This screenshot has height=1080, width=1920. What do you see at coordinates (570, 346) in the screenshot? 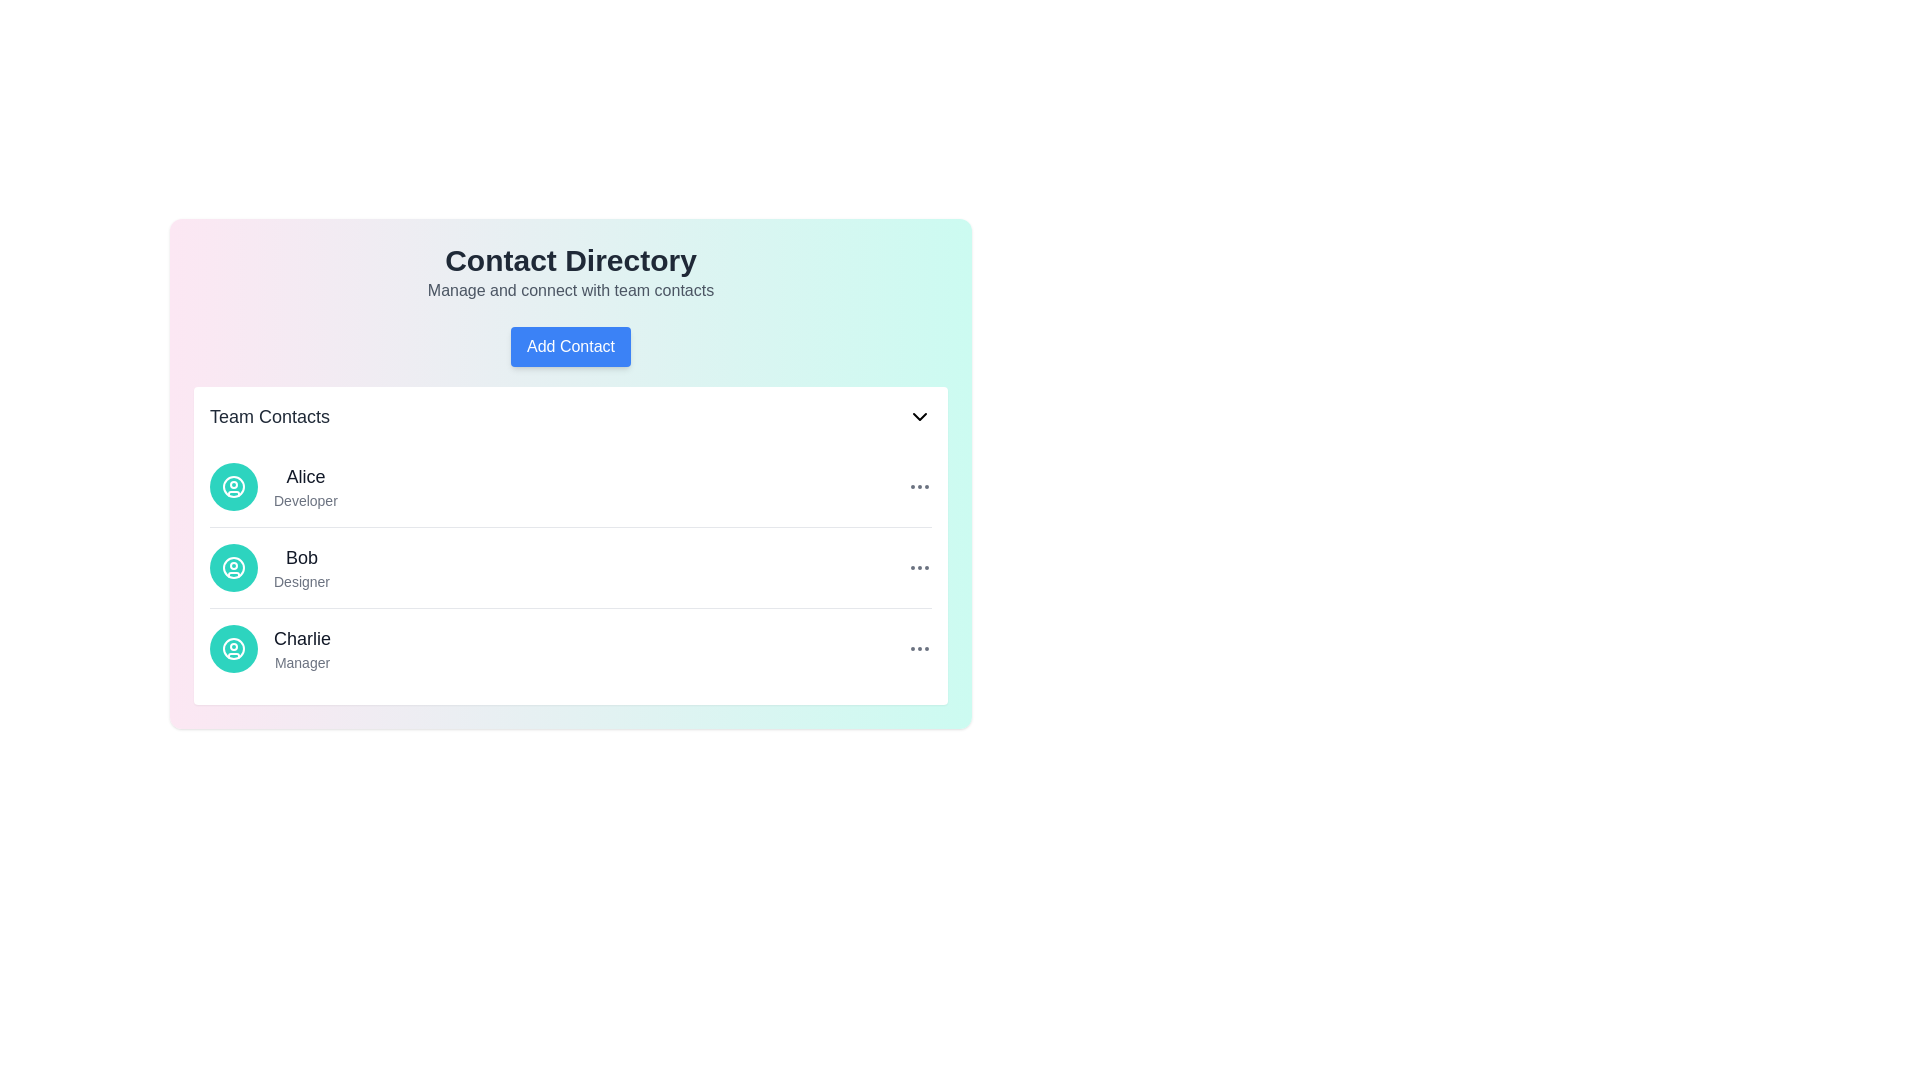
I see `the button for adding a new contact` at bounding box center [570, 346].